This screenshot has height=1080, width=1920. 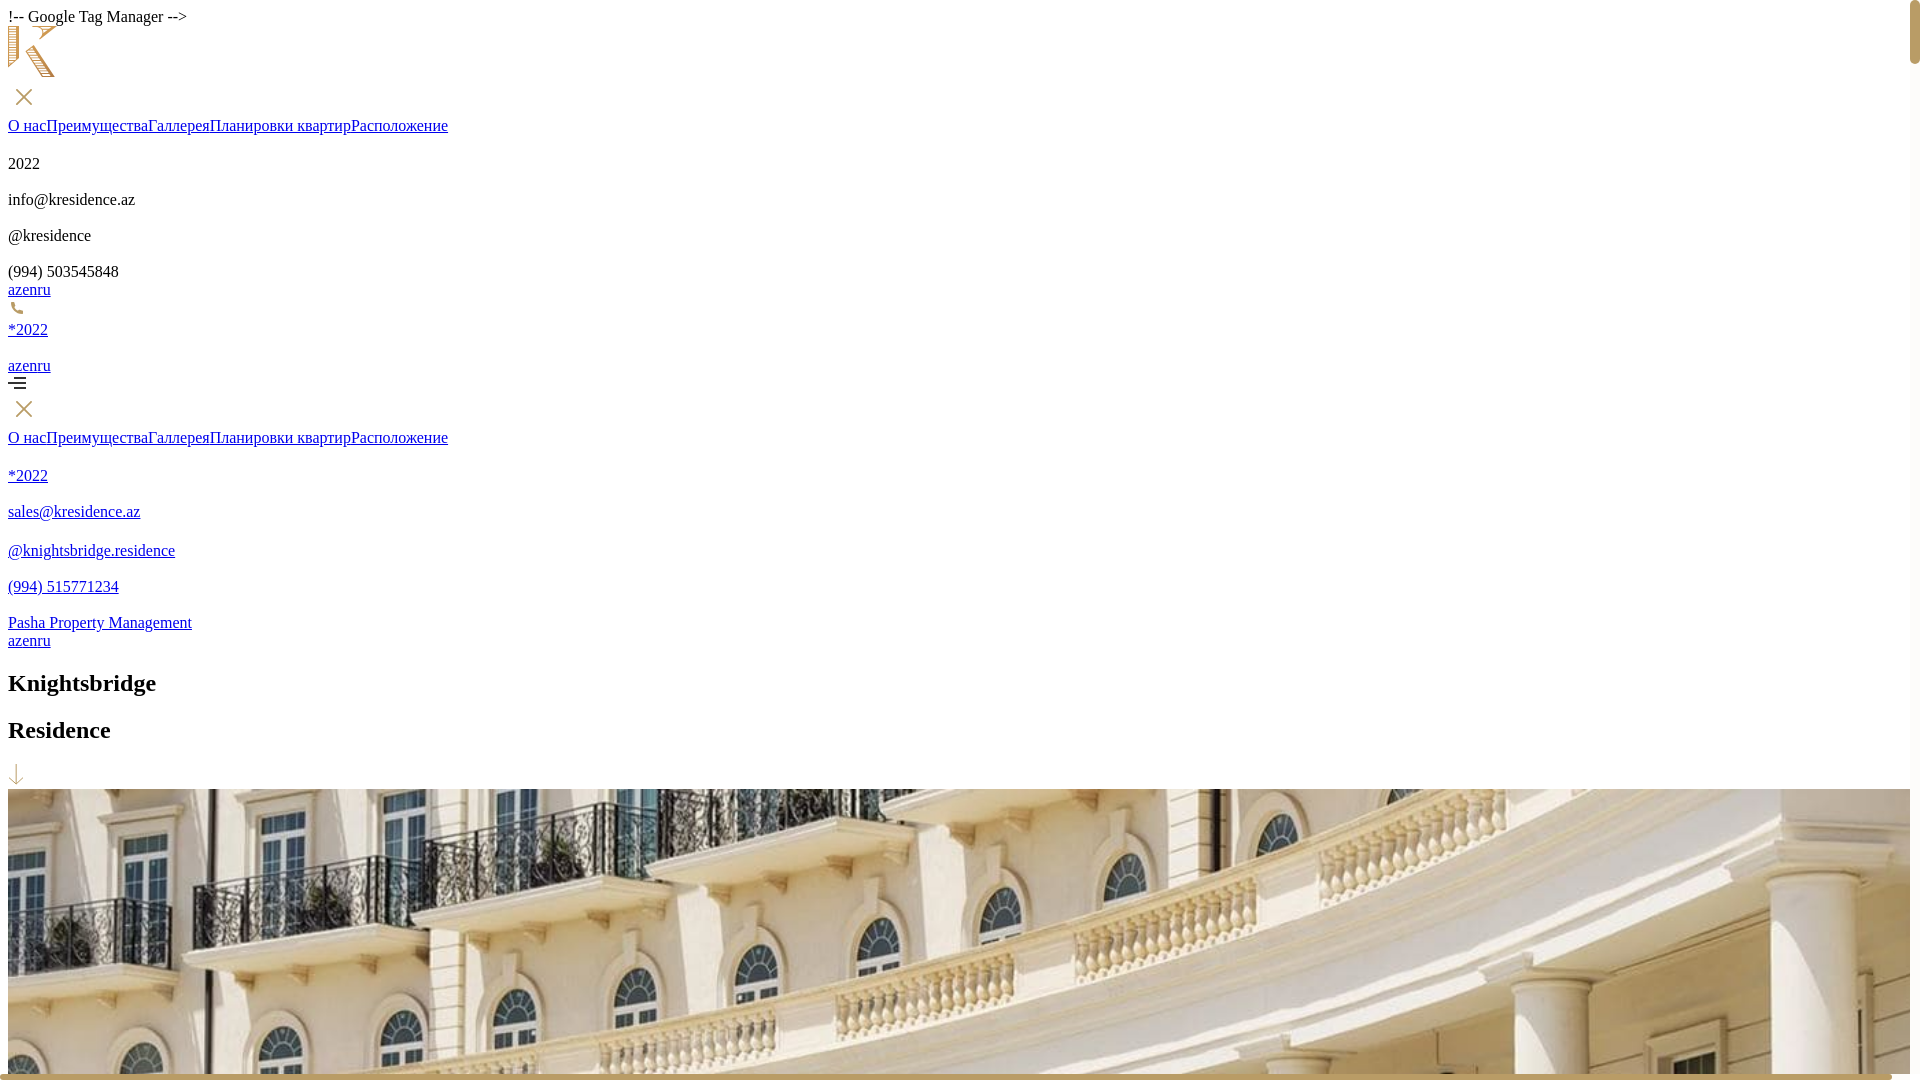 What do you see at coordinates (14, 640) in the screenshot?
I see `'az'` at bounding box center [14, 640].